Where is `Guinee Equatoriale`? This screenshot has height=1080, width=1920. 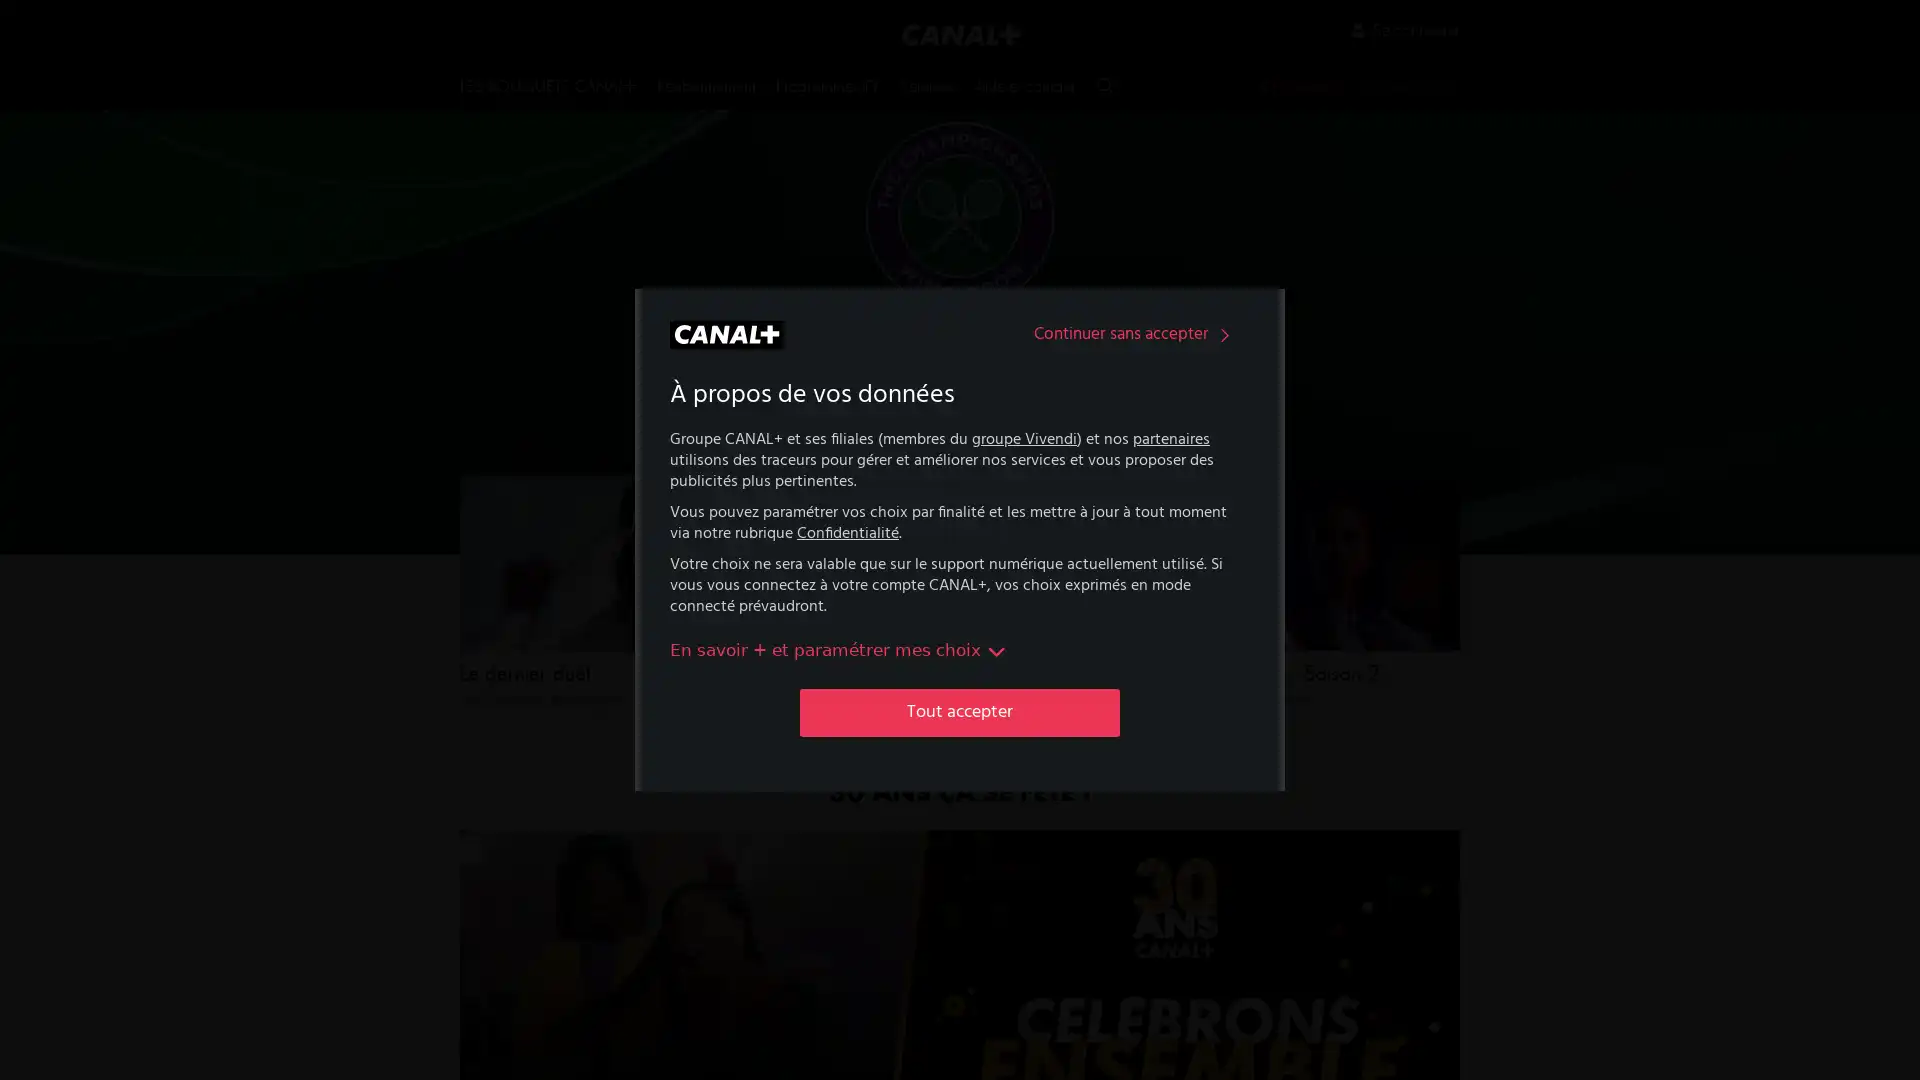
Guinee Equatoriale is located at coordinates (960, 631).